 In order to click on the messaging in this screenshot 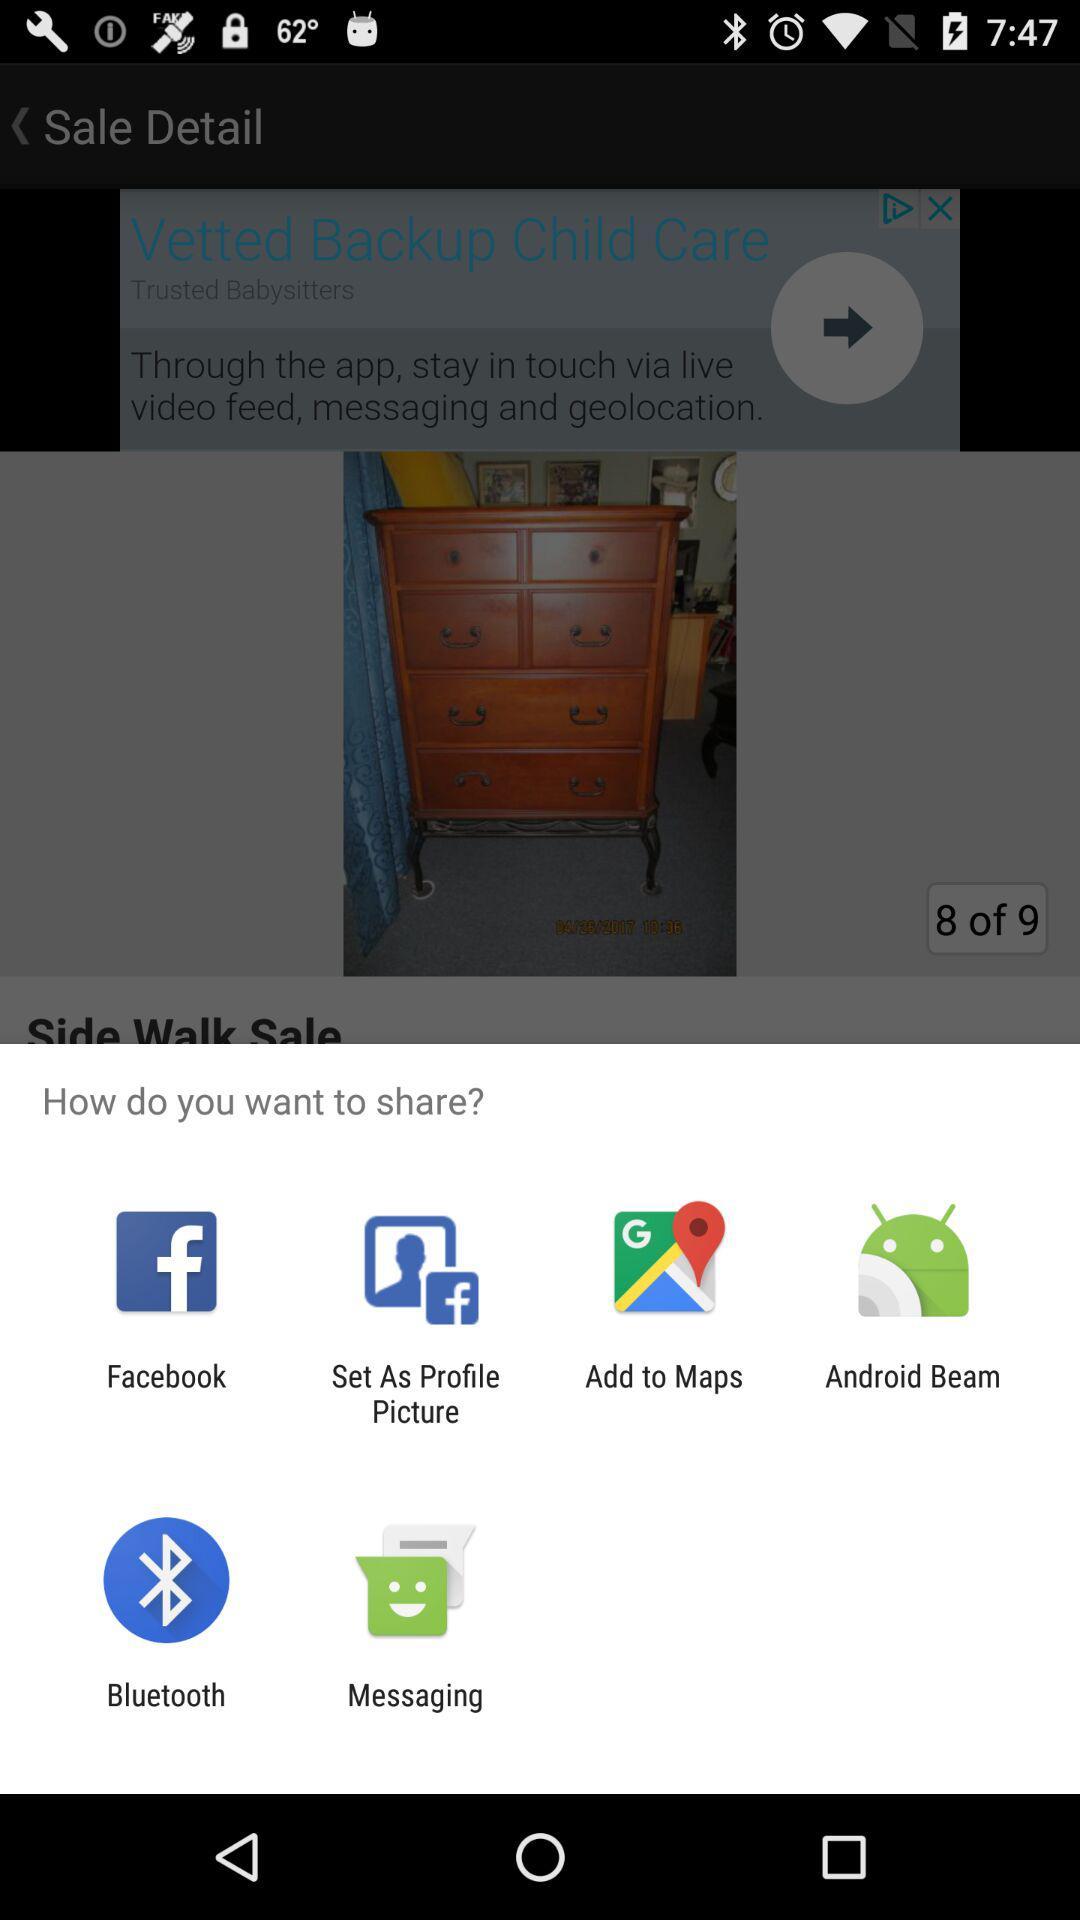, I will do `click(414, 1711)`.